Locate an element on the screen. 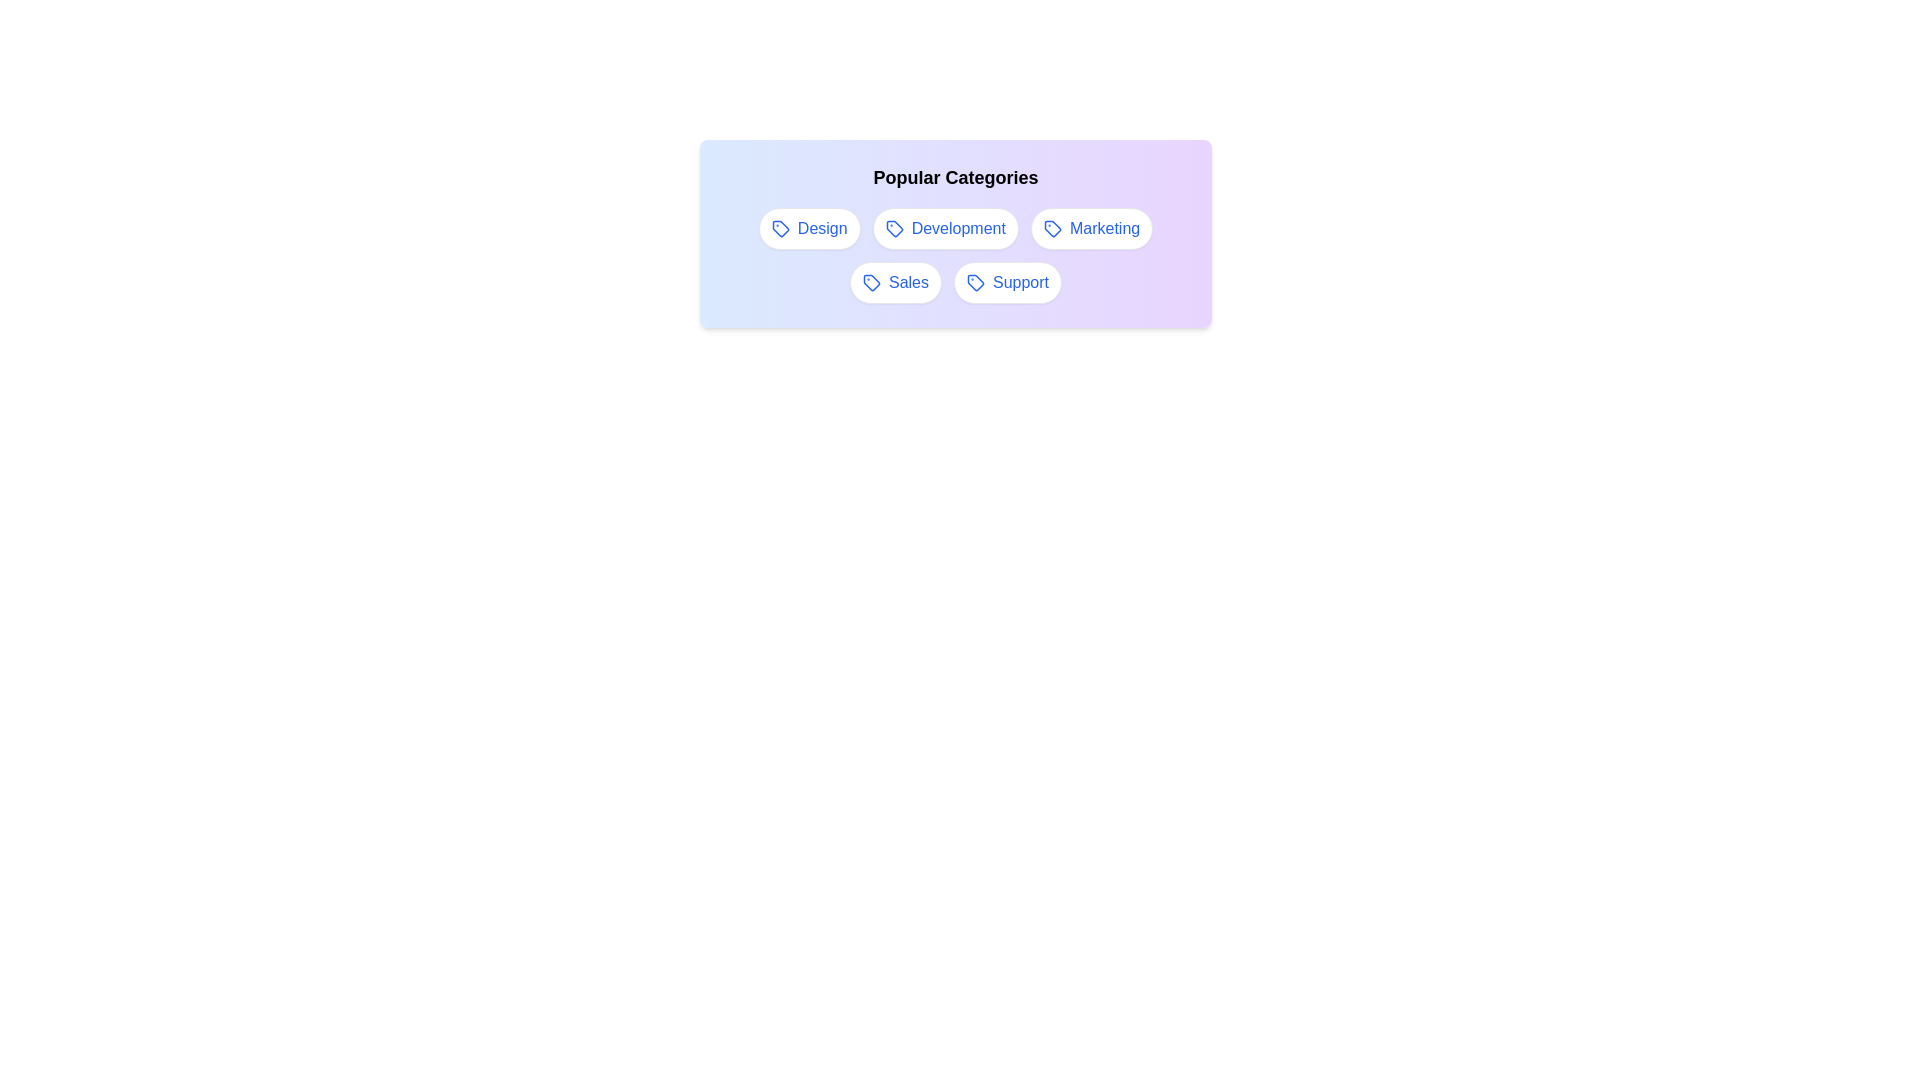 This screenshot has height=1080, width=1920. the Development tag to select it is located at coordinates (944, 227).